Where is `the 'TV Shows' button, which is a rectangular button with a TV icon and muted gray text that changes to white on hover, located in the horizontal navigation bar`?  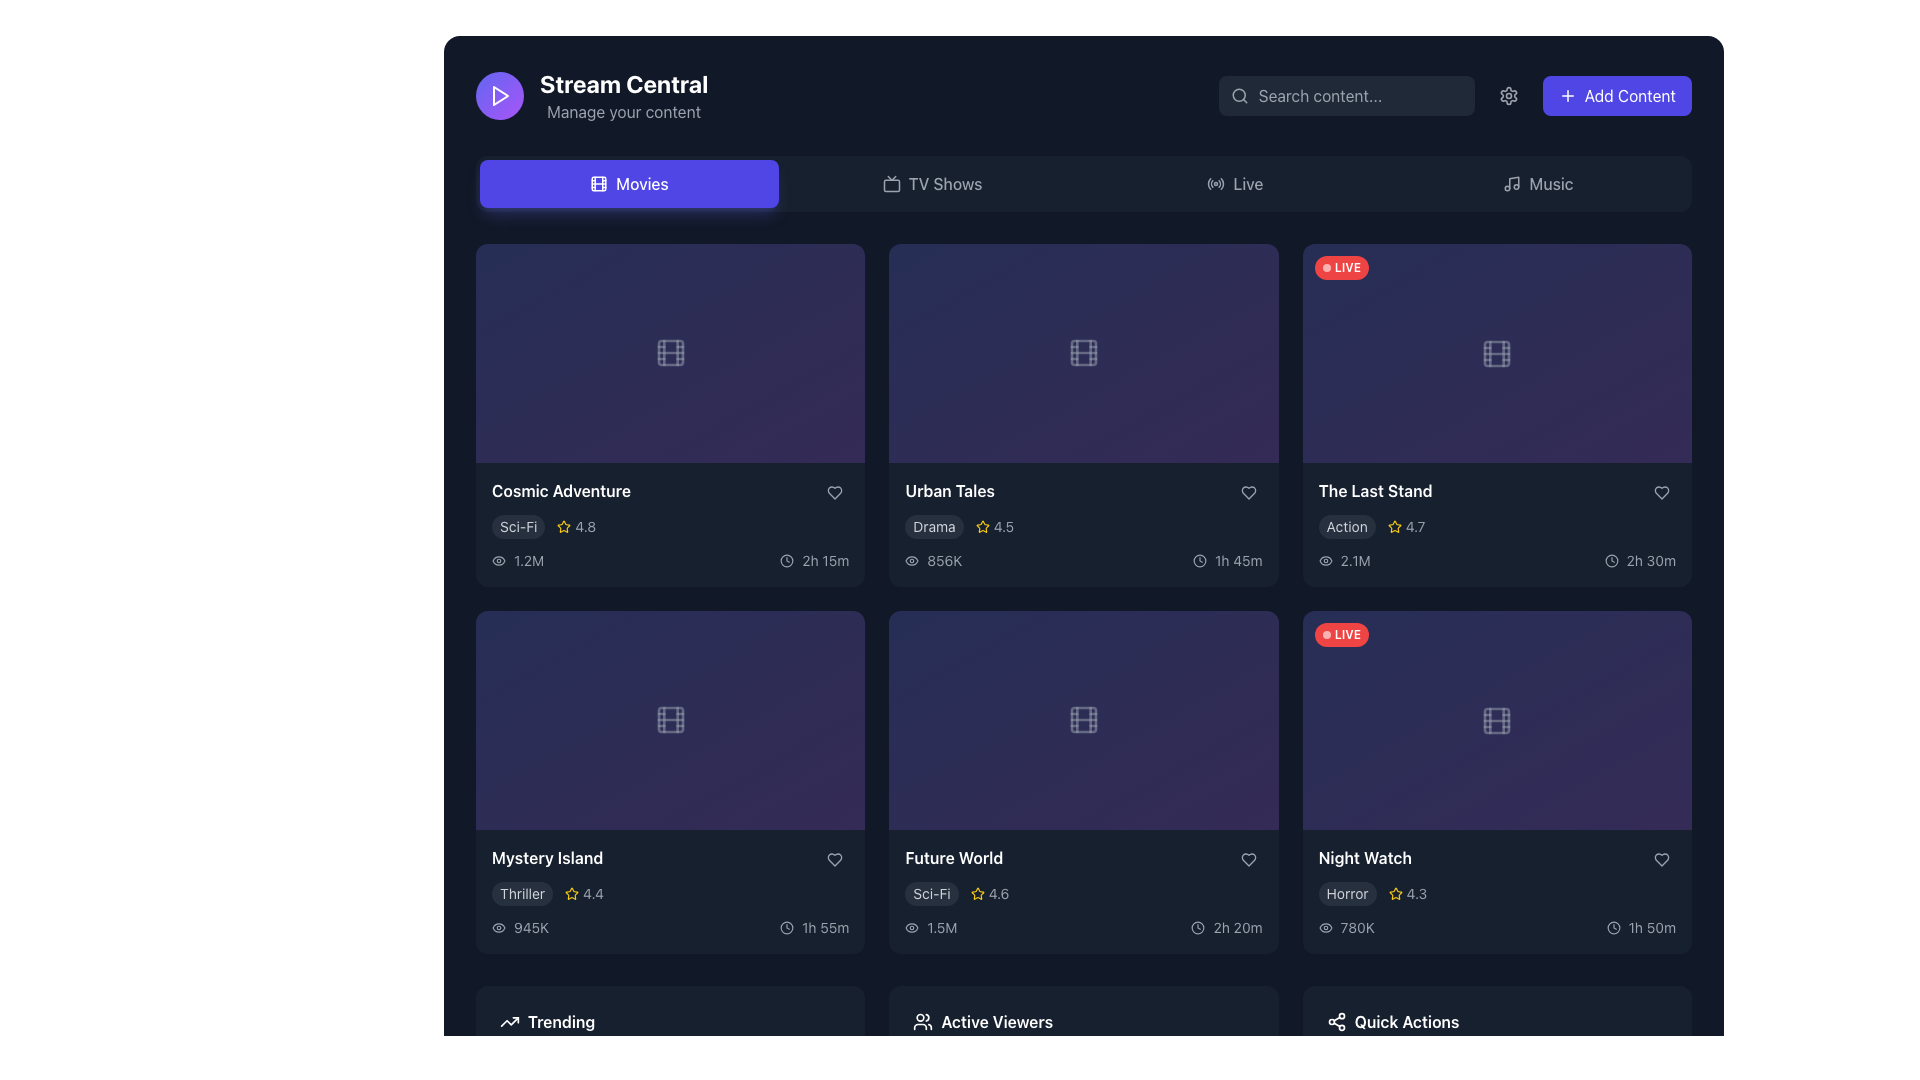 the 'TV Shows' button, which is a rectangular button with a TV icon and muted gray text that changes to white on hover, located in the horizontal navigation bar is located at coordinates (931, 184).